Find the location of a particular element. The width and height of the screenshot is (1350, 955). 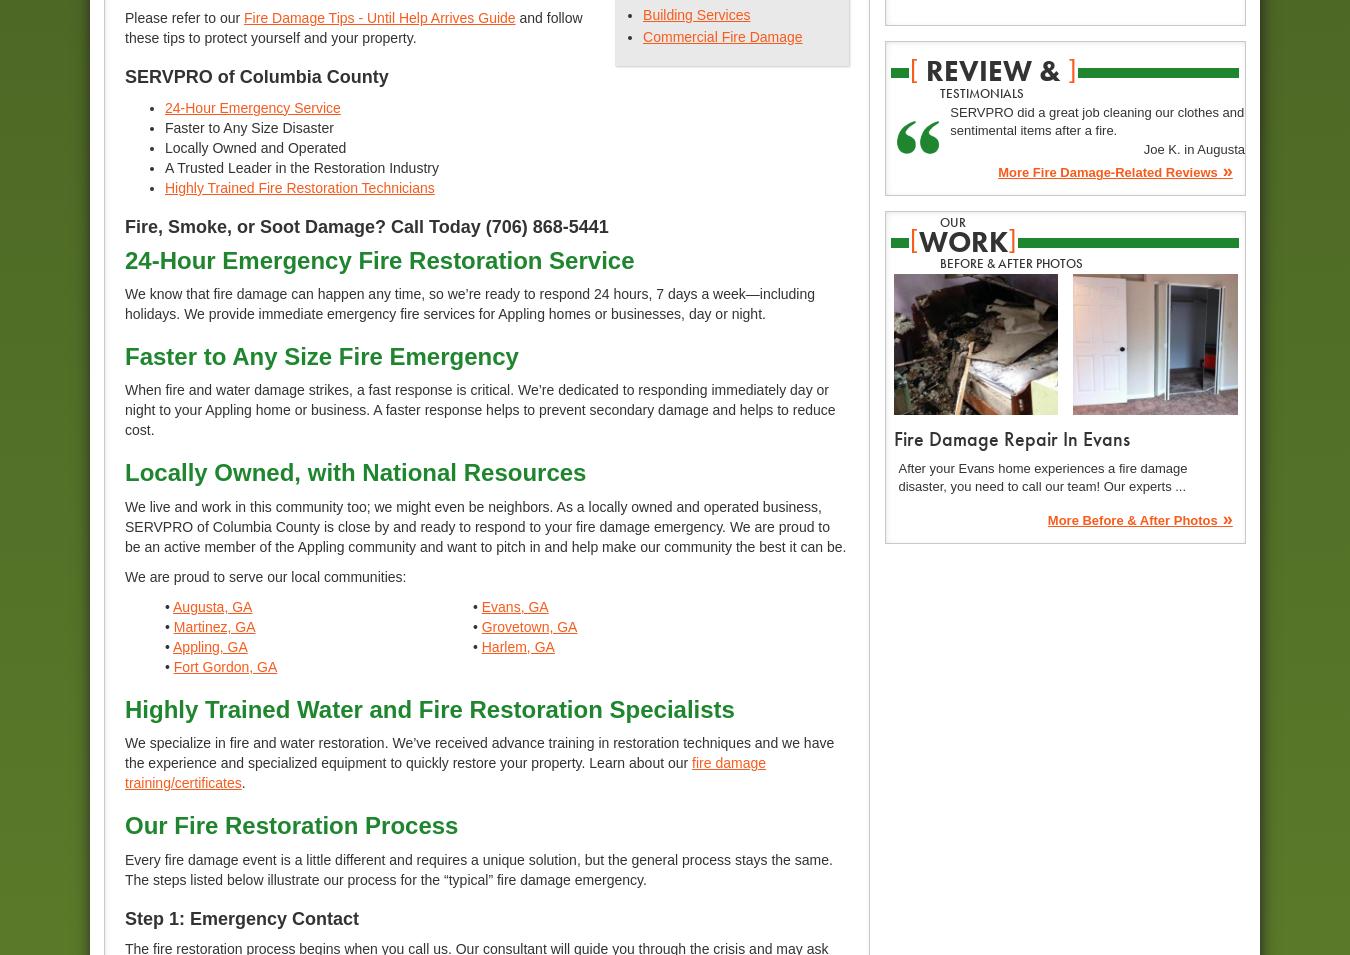

'24-Hour Emergency Fire Restoration Service' is located at coordinates (379, 259).